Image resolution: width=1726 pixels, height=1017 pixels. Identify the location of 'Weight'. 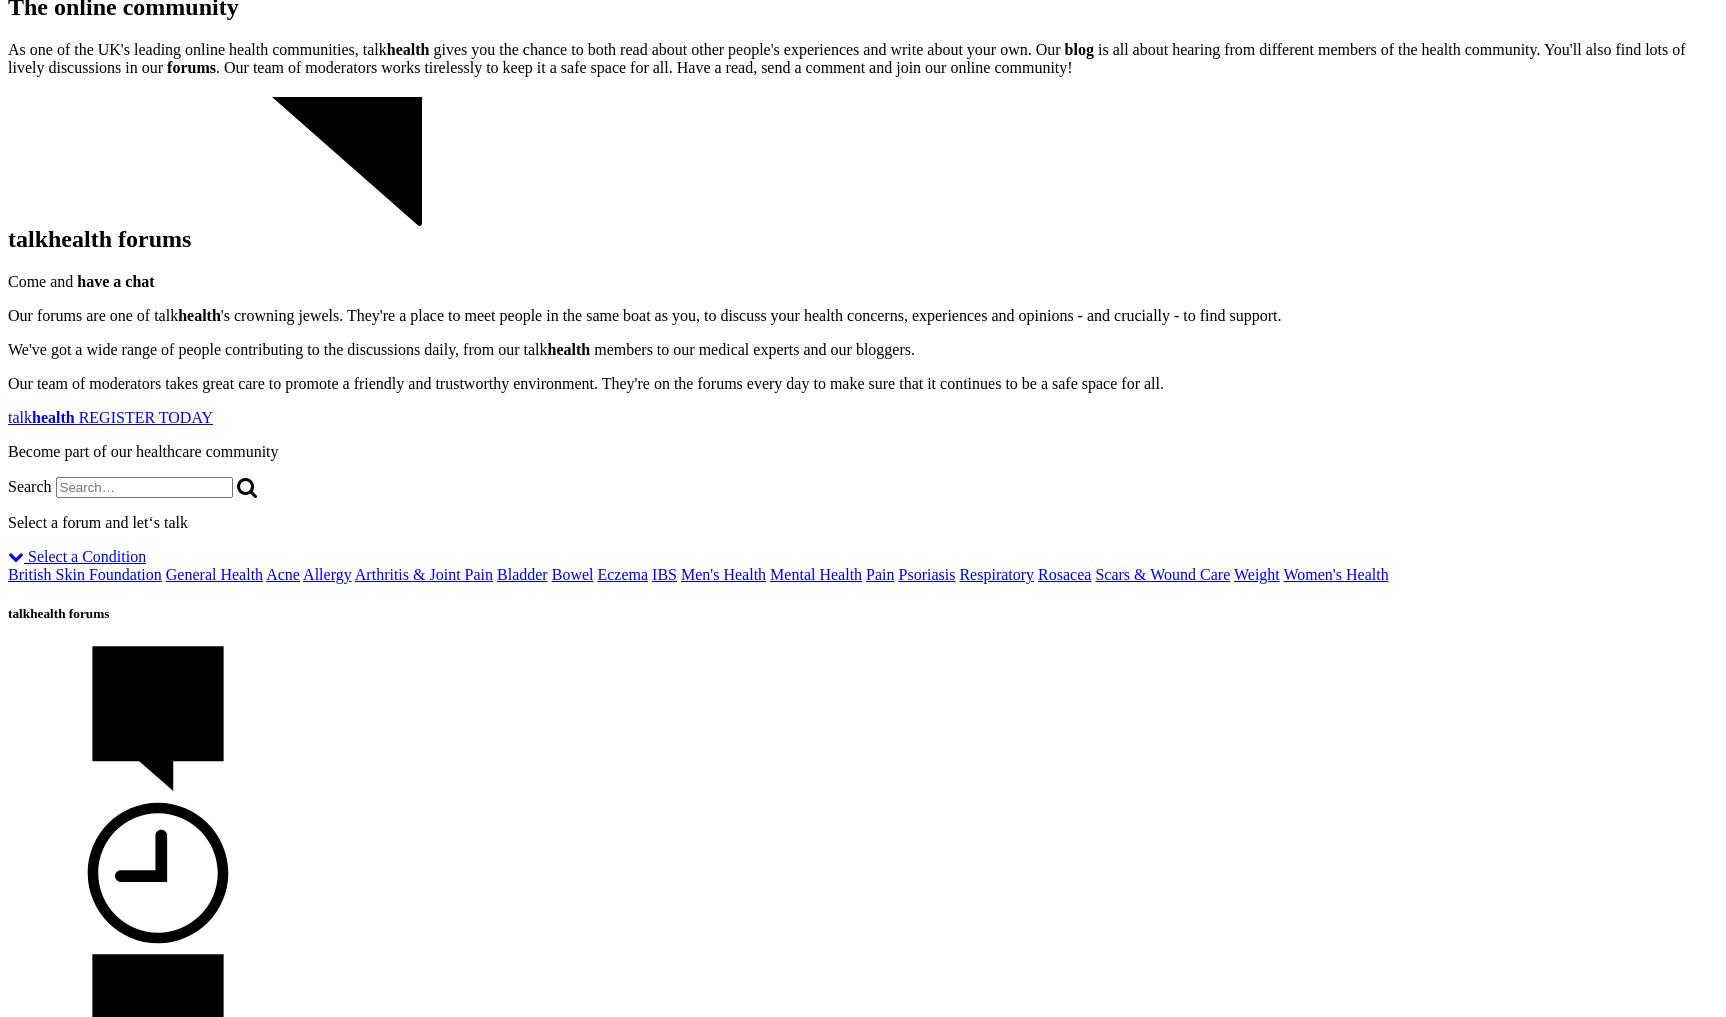
(1256, 573).